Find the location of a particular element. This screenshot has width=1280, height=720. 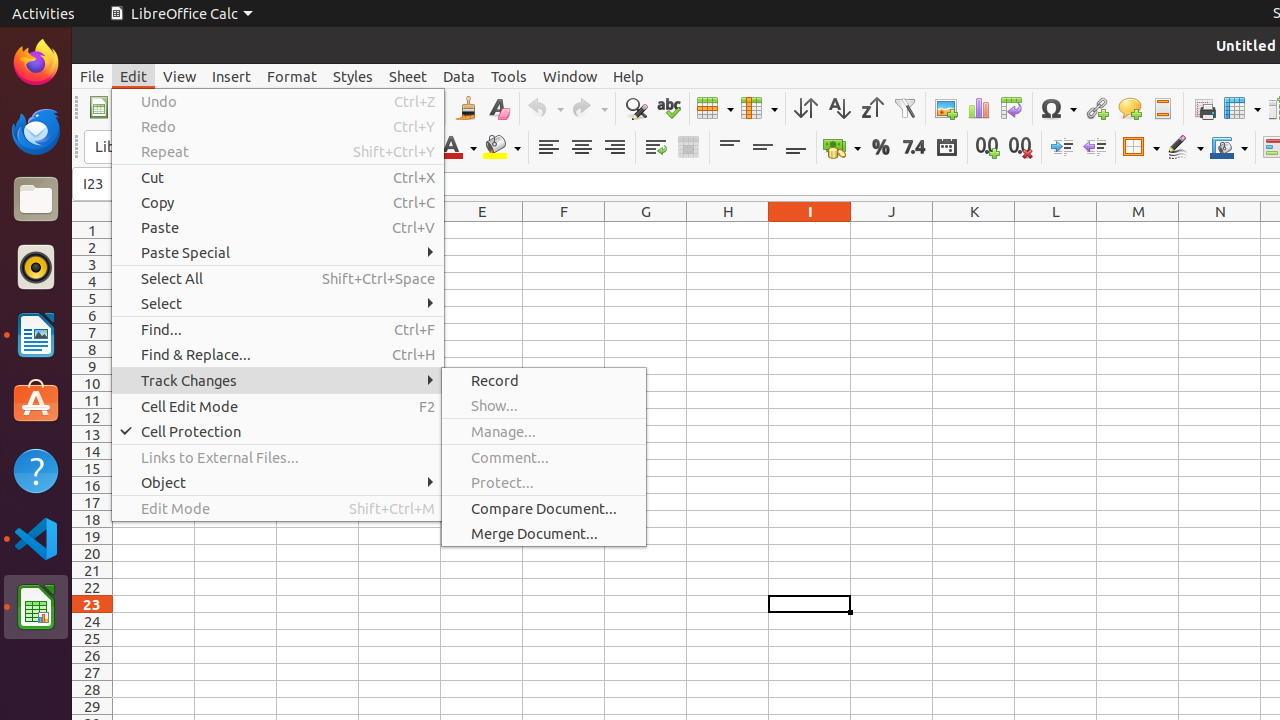

'Headers and Footers' is located at coordinates (1162, 108).